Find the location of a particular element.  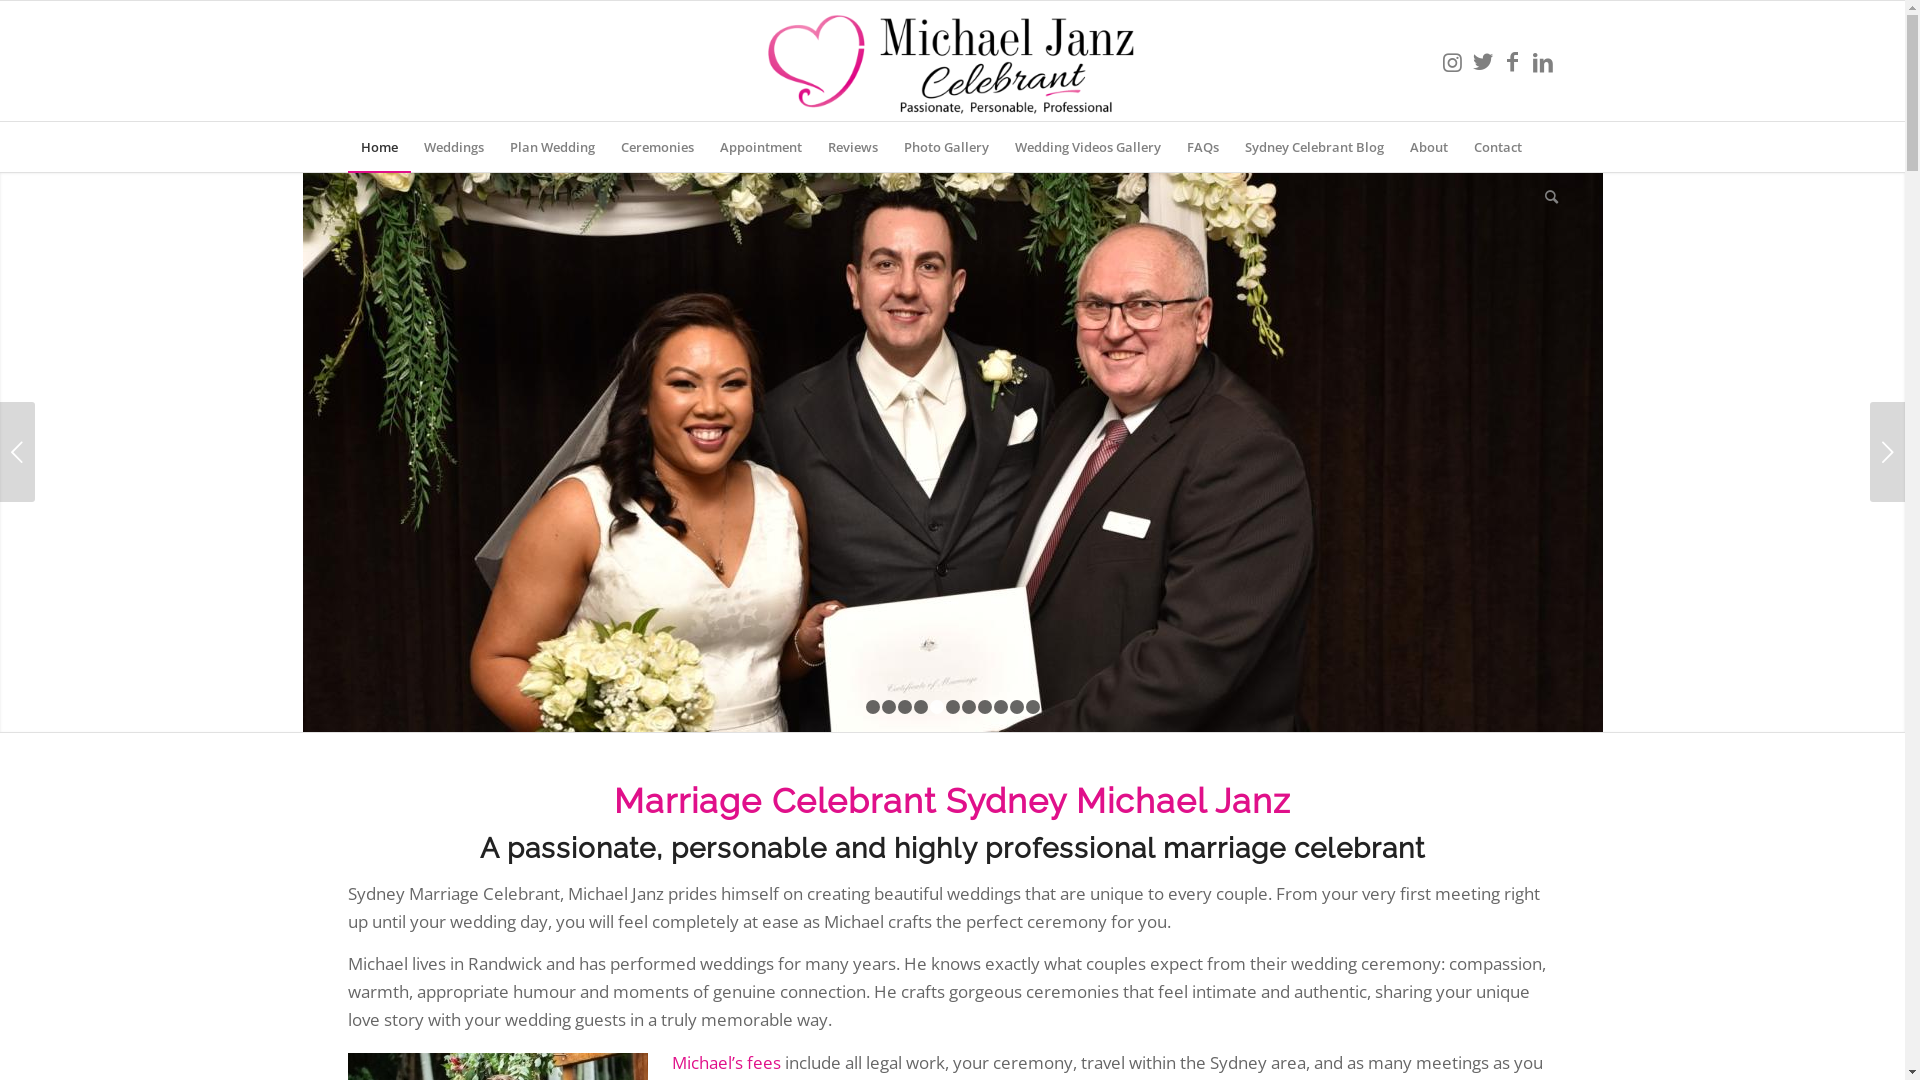

'Plan Wedding' is located at coordinates (495, 145).